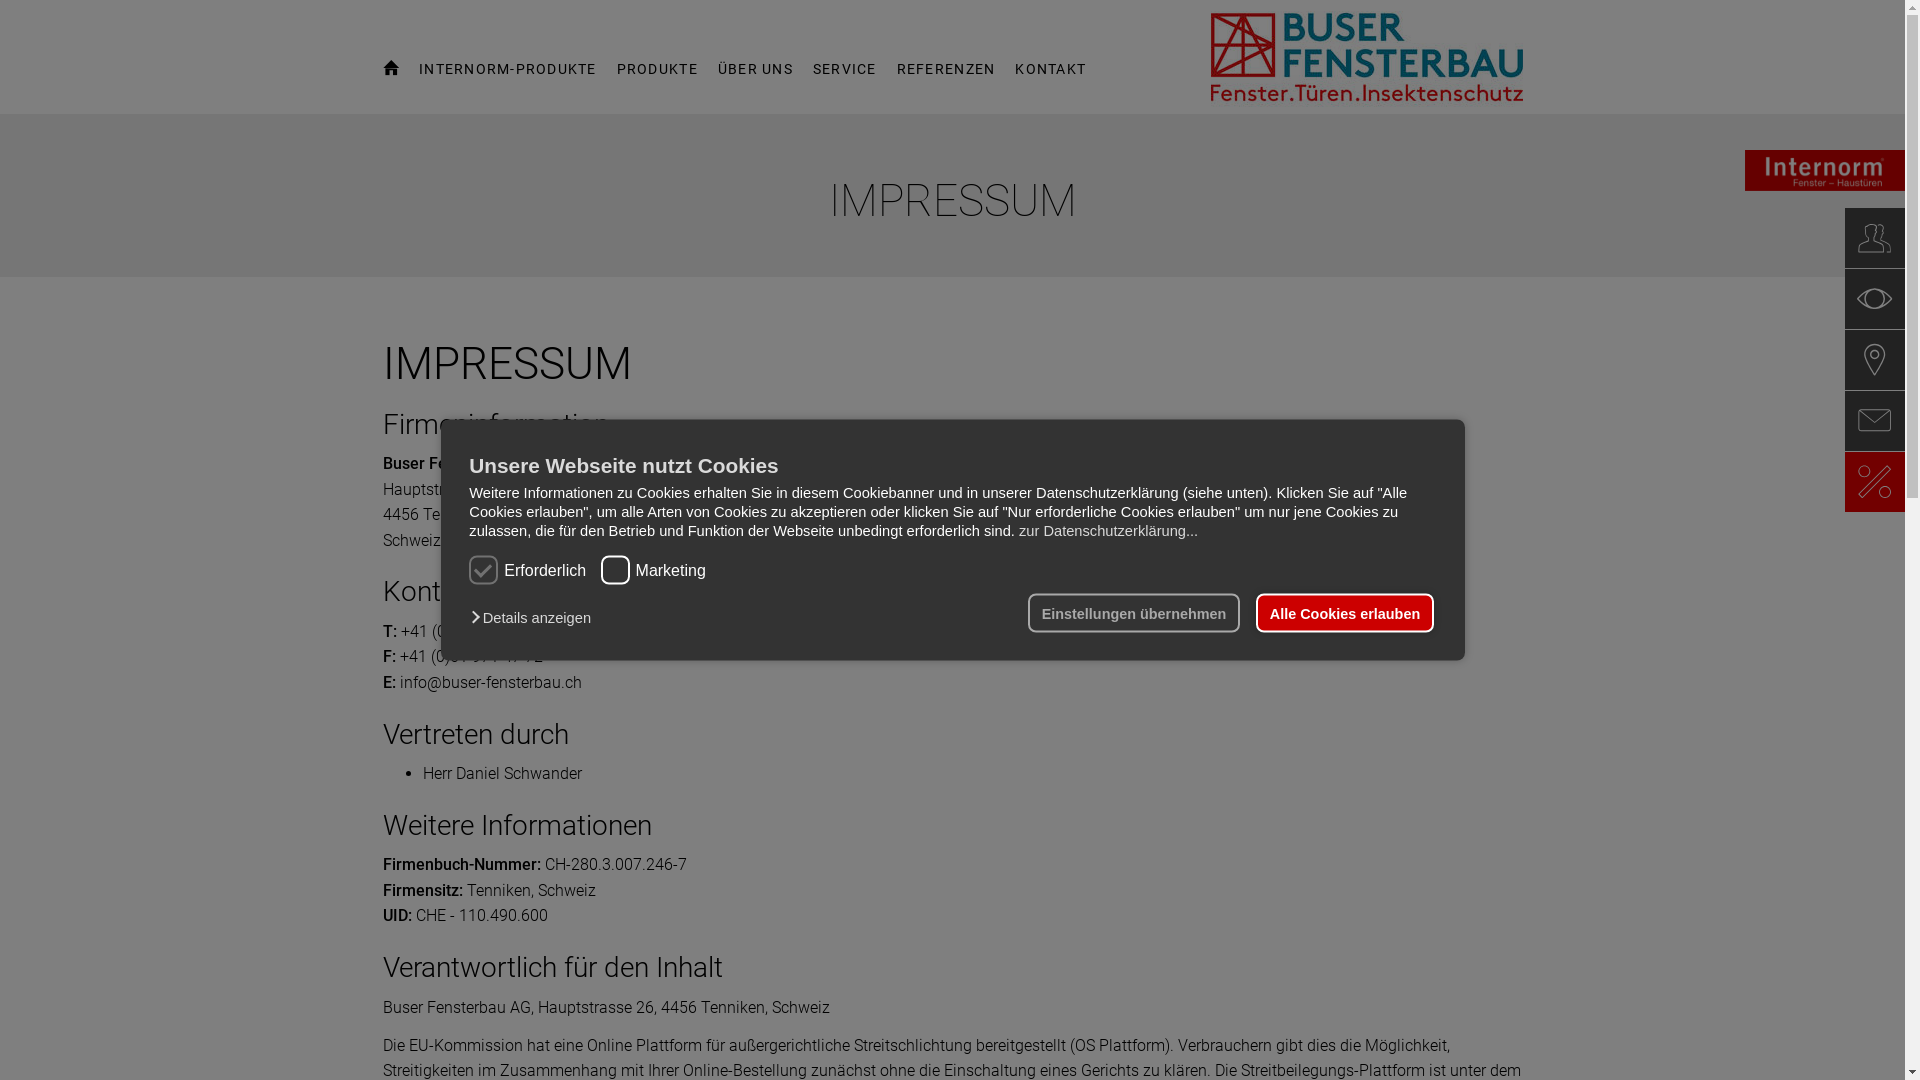 The width and height of the screenshot is (1920, 1080). What do you see at coordinates (508, 77) in the screenshot?
I see `'INTERNORM-PRODUKTE'` at bounding box center [508, 77].